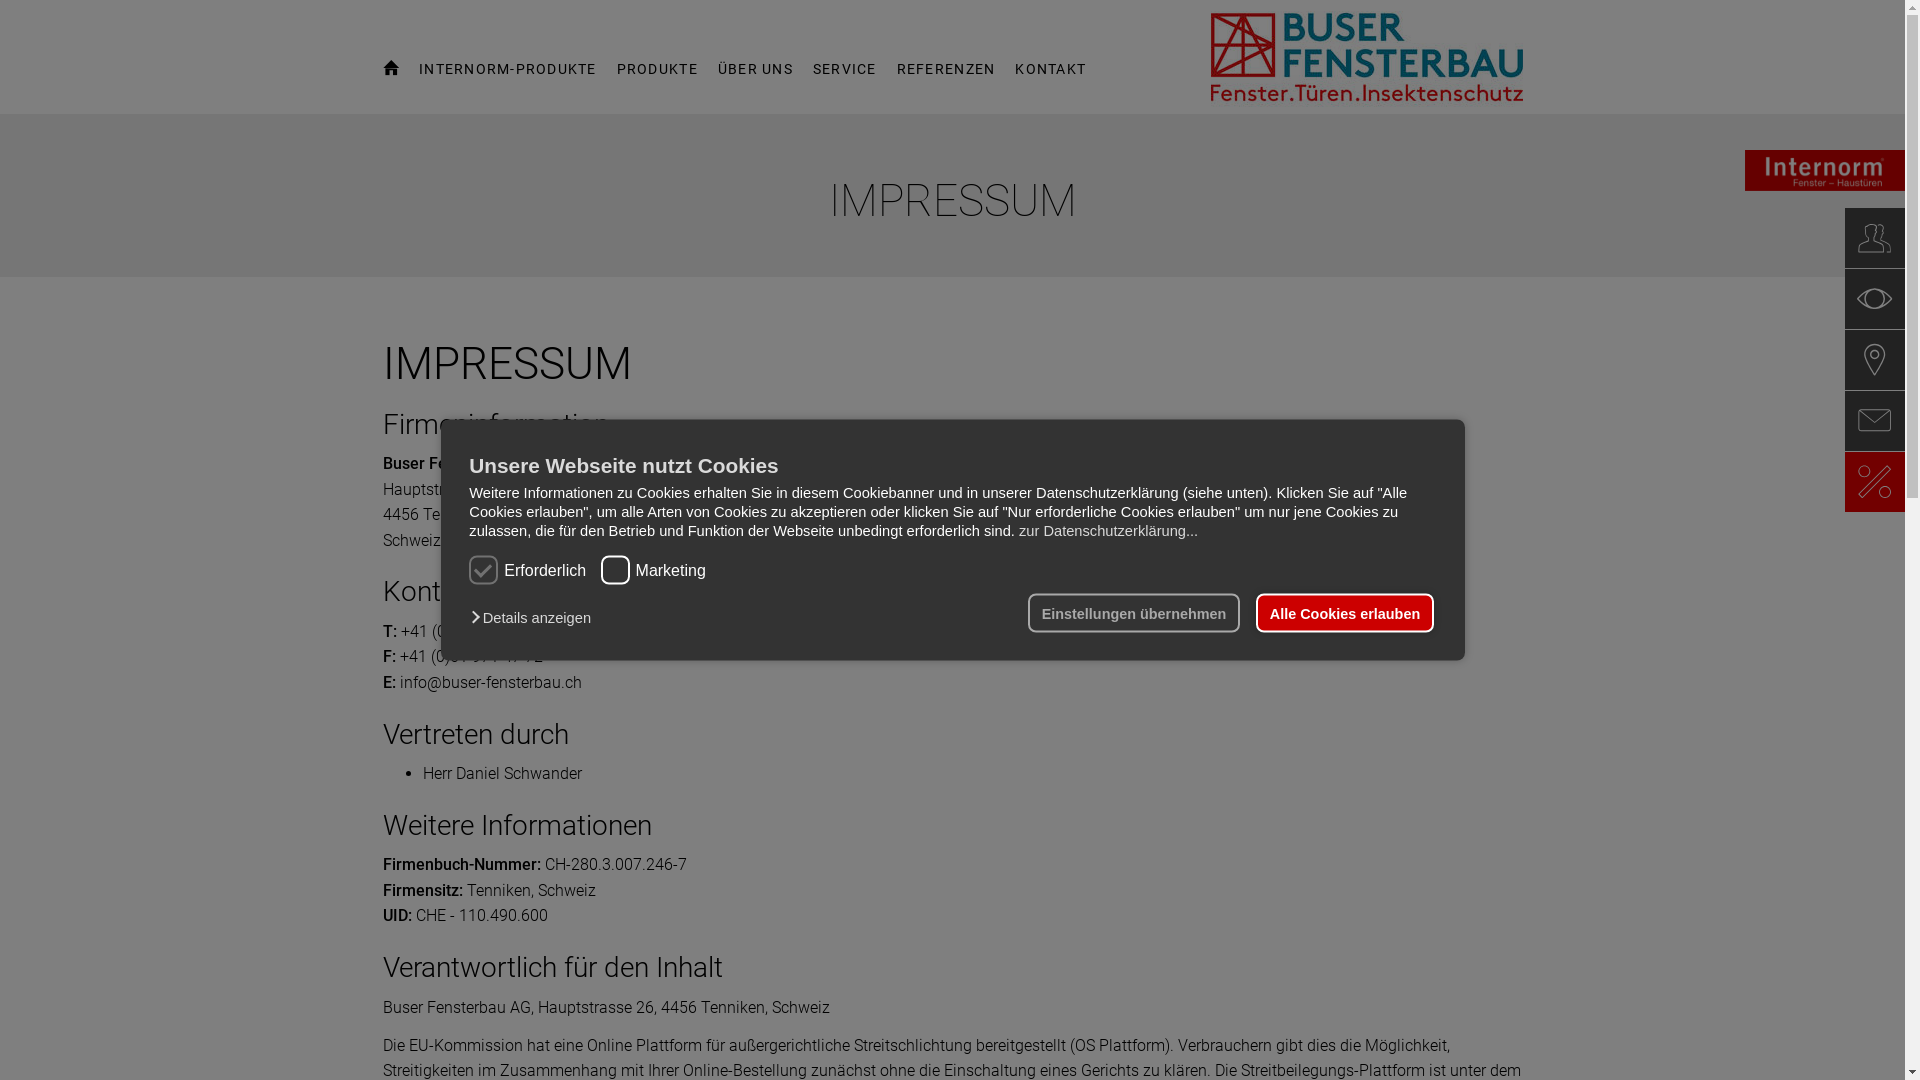 The width and height of the screenshot is (1920, 1080). What do you see at coordinates (508, 77) in the screenshot?
I see `'INTERNORM-PRODUKTE'` at bounding box center [508, 77].